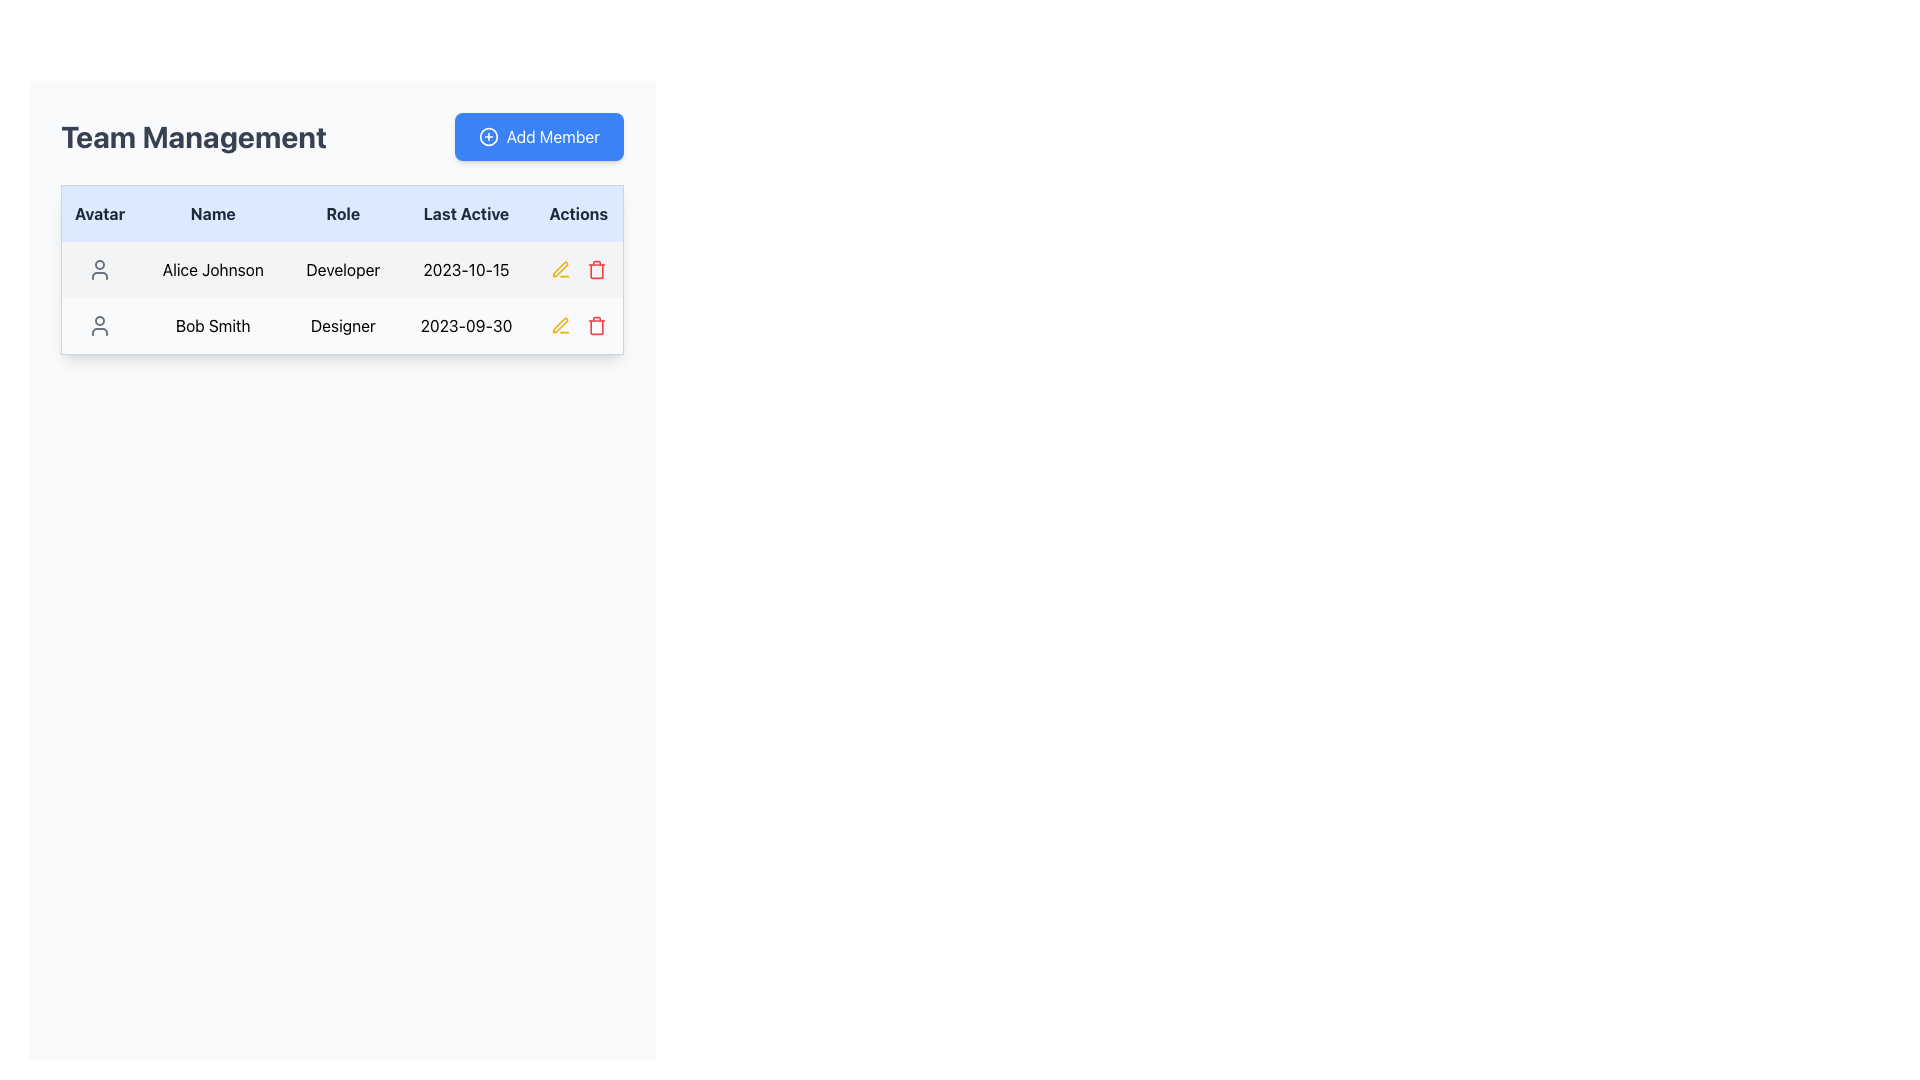  Describe the element at coordinates (213, 213) in the screenshot. I see `text from the header element labeled 'Name' which is bold and displayed against a light blue background in the second column of the table` at that location.